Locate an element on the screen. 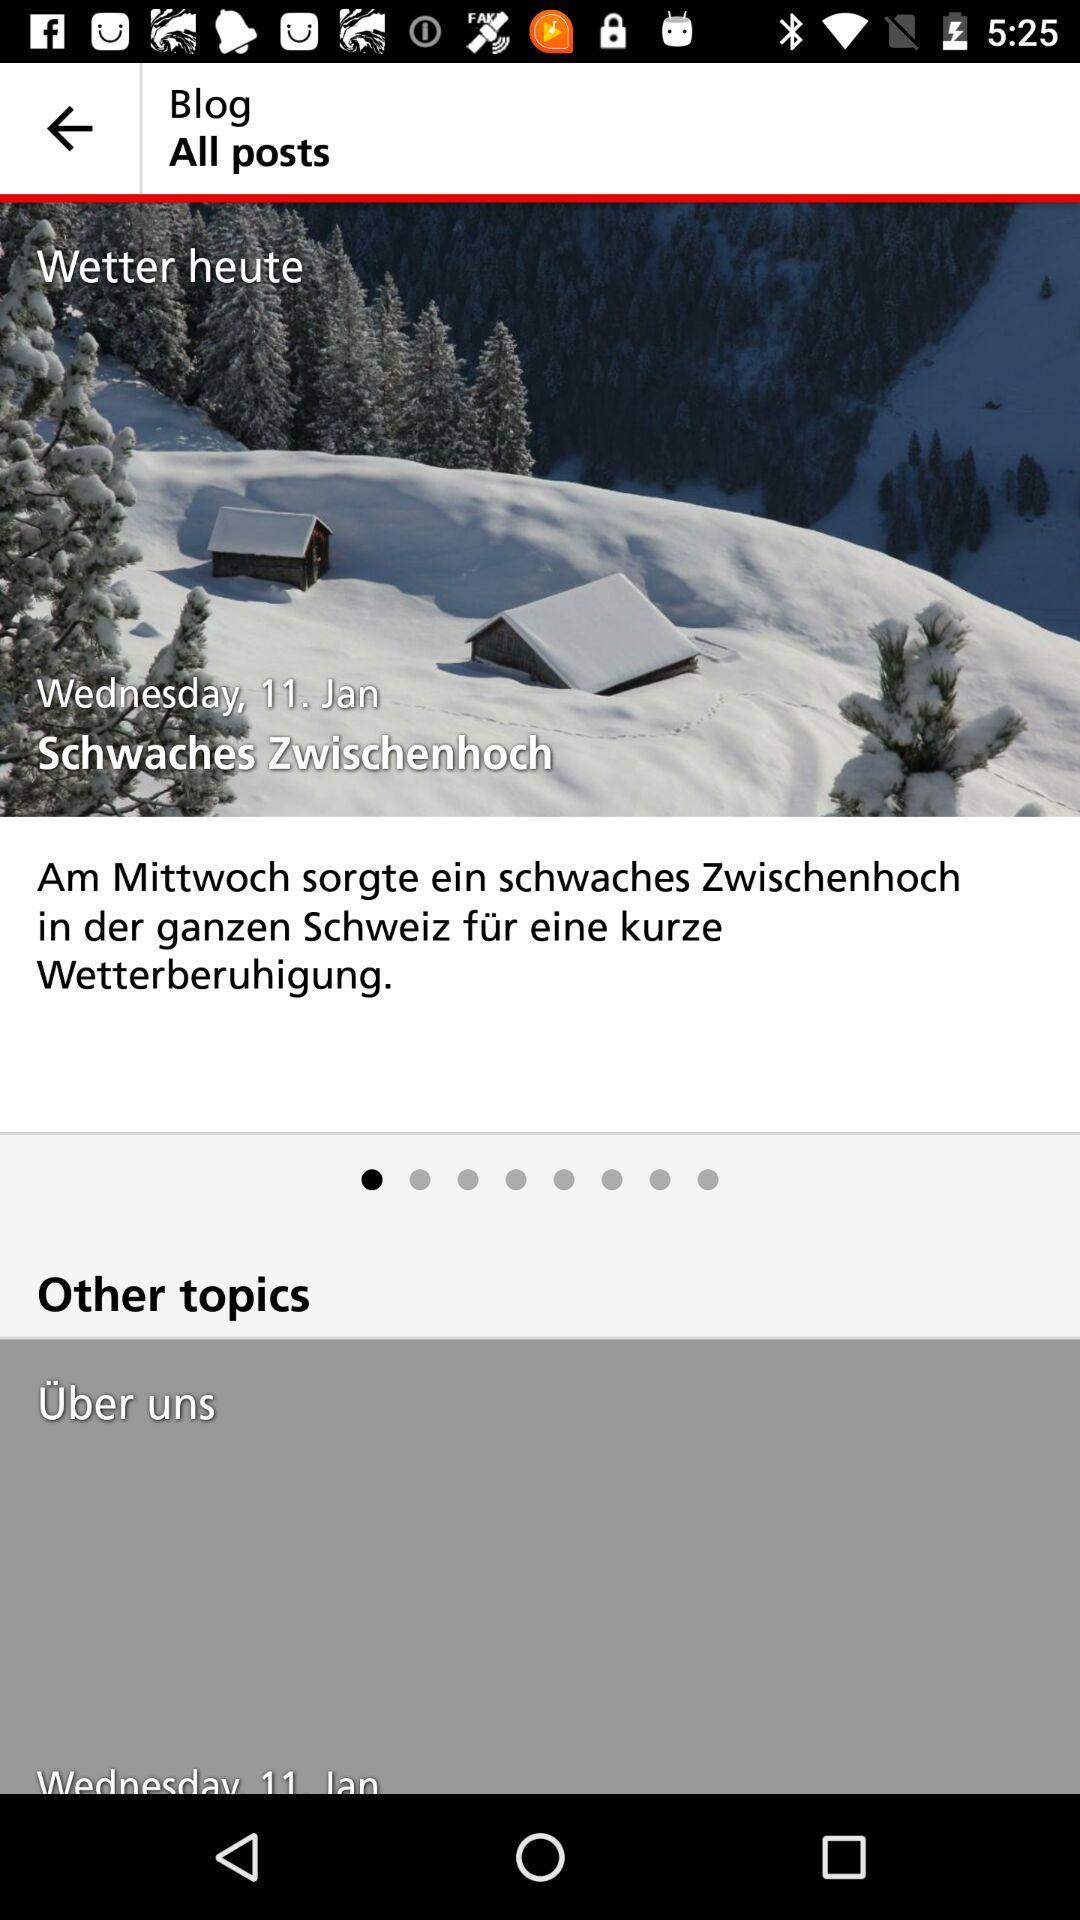 The image size is (1080, 1920). am mittwoch sorgte item is located at coordinates (540, 974).